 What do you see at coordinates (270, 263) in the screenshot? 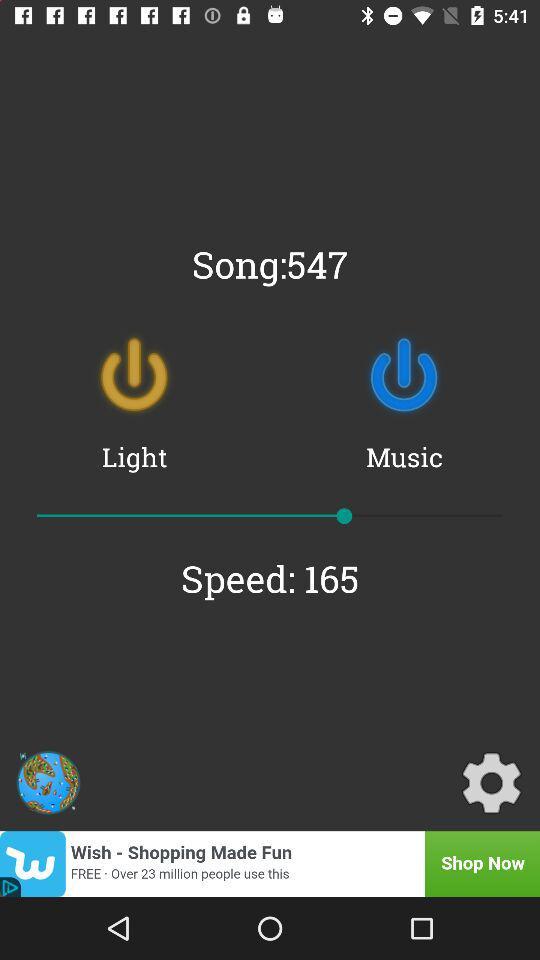
I see `the song:547 item` at bounding box center [270, 263].